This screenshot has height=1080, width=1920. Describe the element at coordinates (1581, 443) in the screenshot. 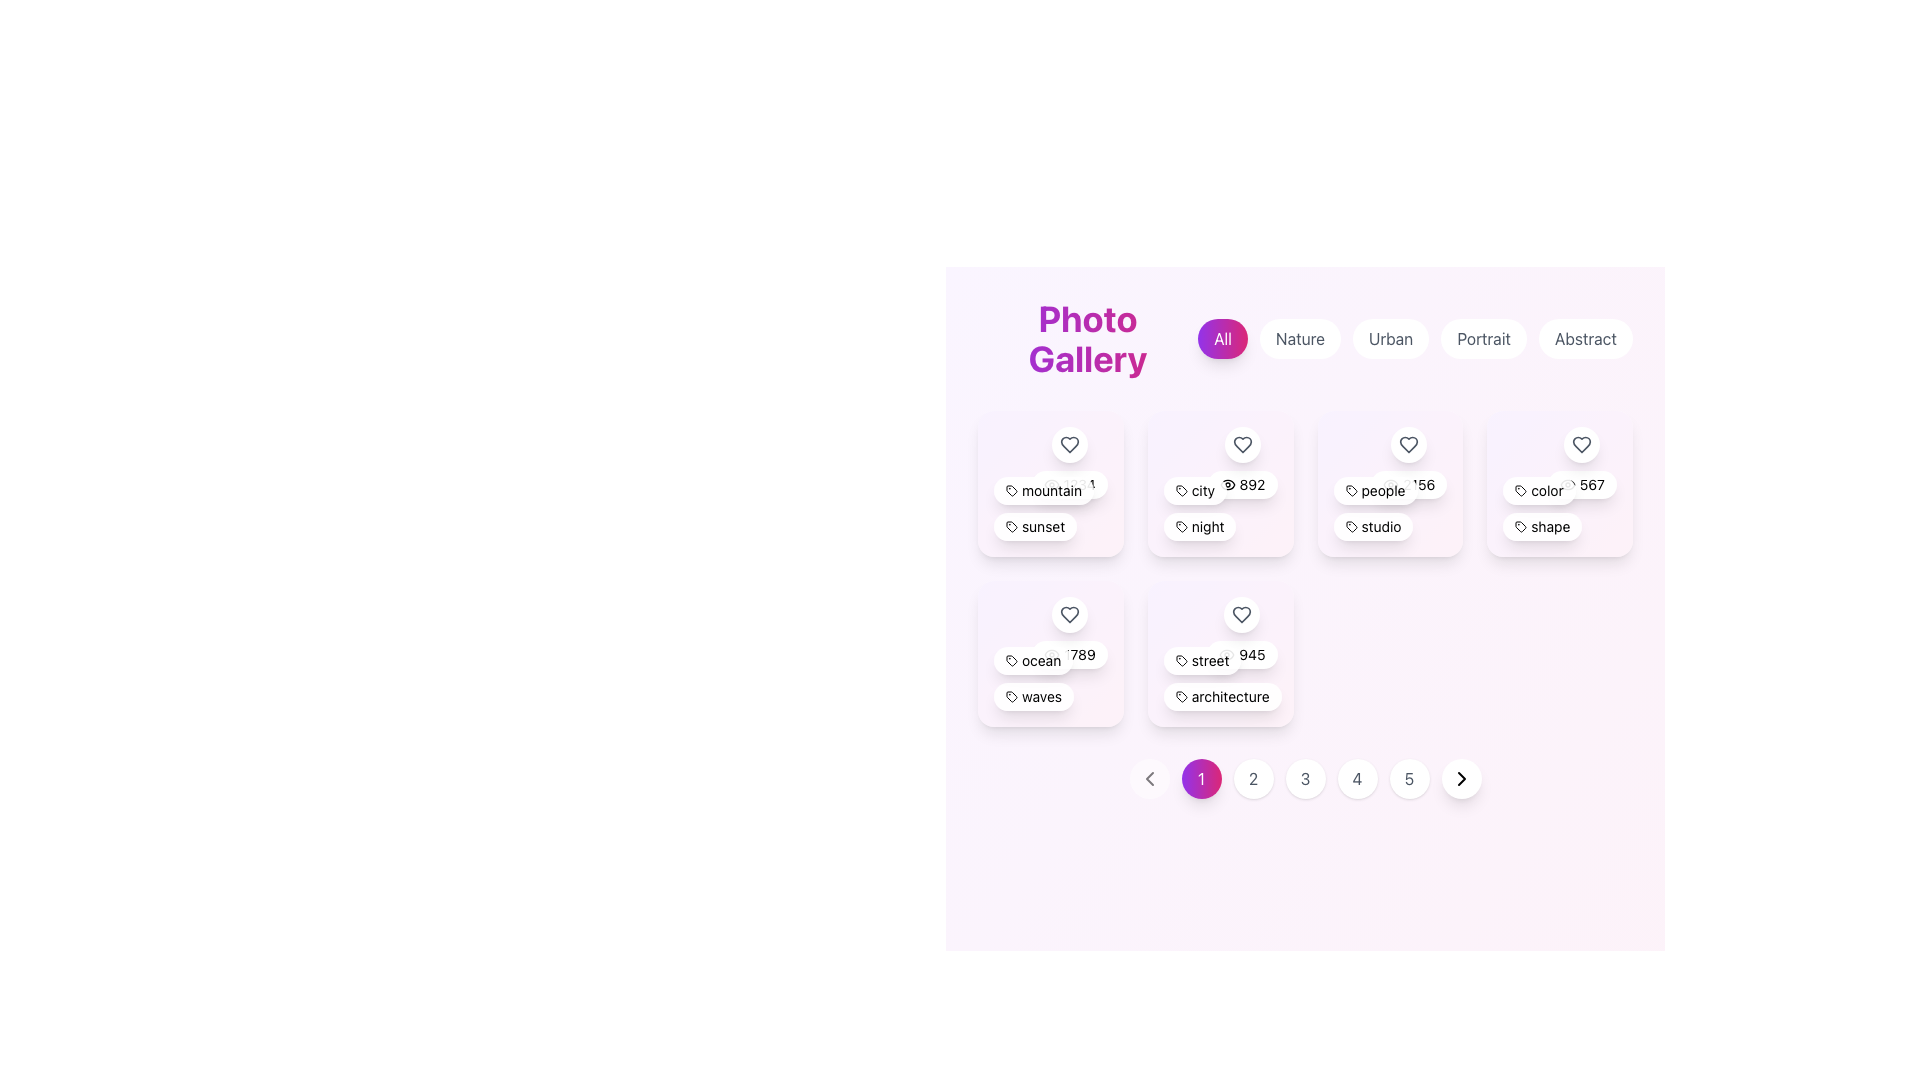

I see `the interactive button located at the top-right corner of the 'color' card displaying the number '567' to activate hover effects` at that location.